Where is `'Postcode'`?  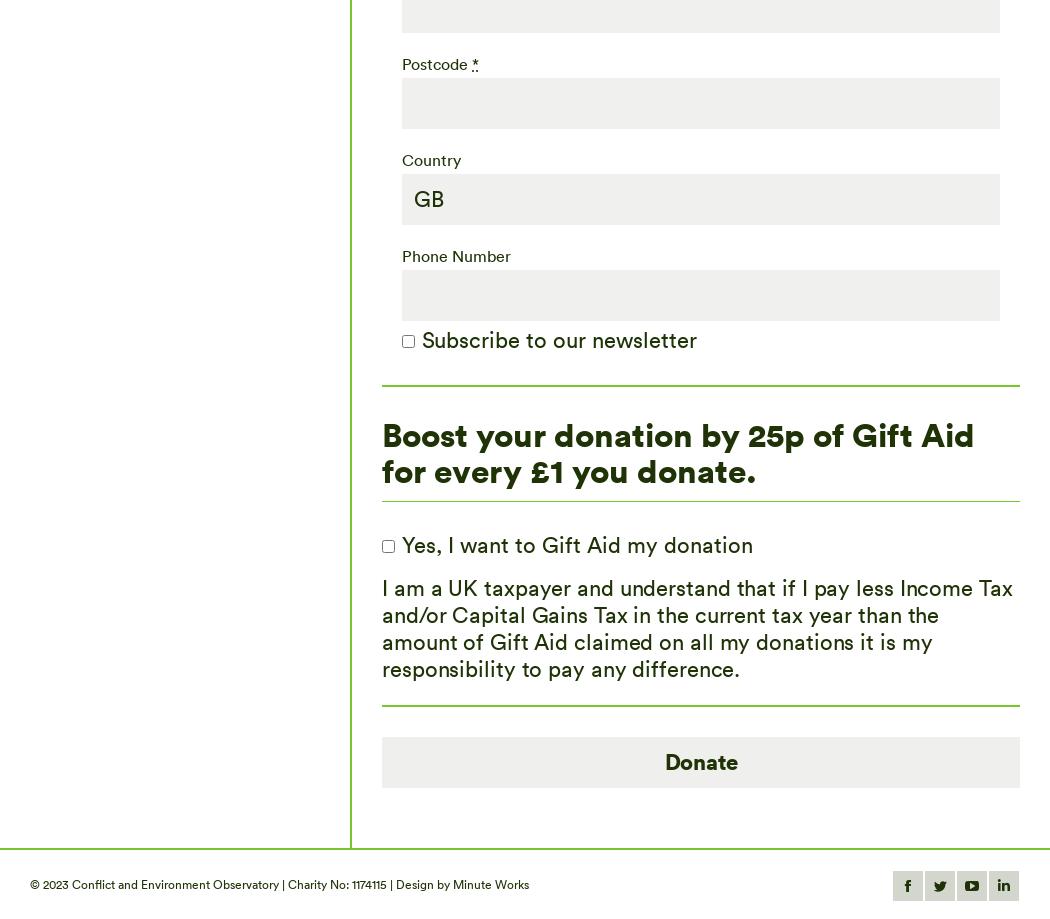 'Postcode' is located at coordinates (436, 63).